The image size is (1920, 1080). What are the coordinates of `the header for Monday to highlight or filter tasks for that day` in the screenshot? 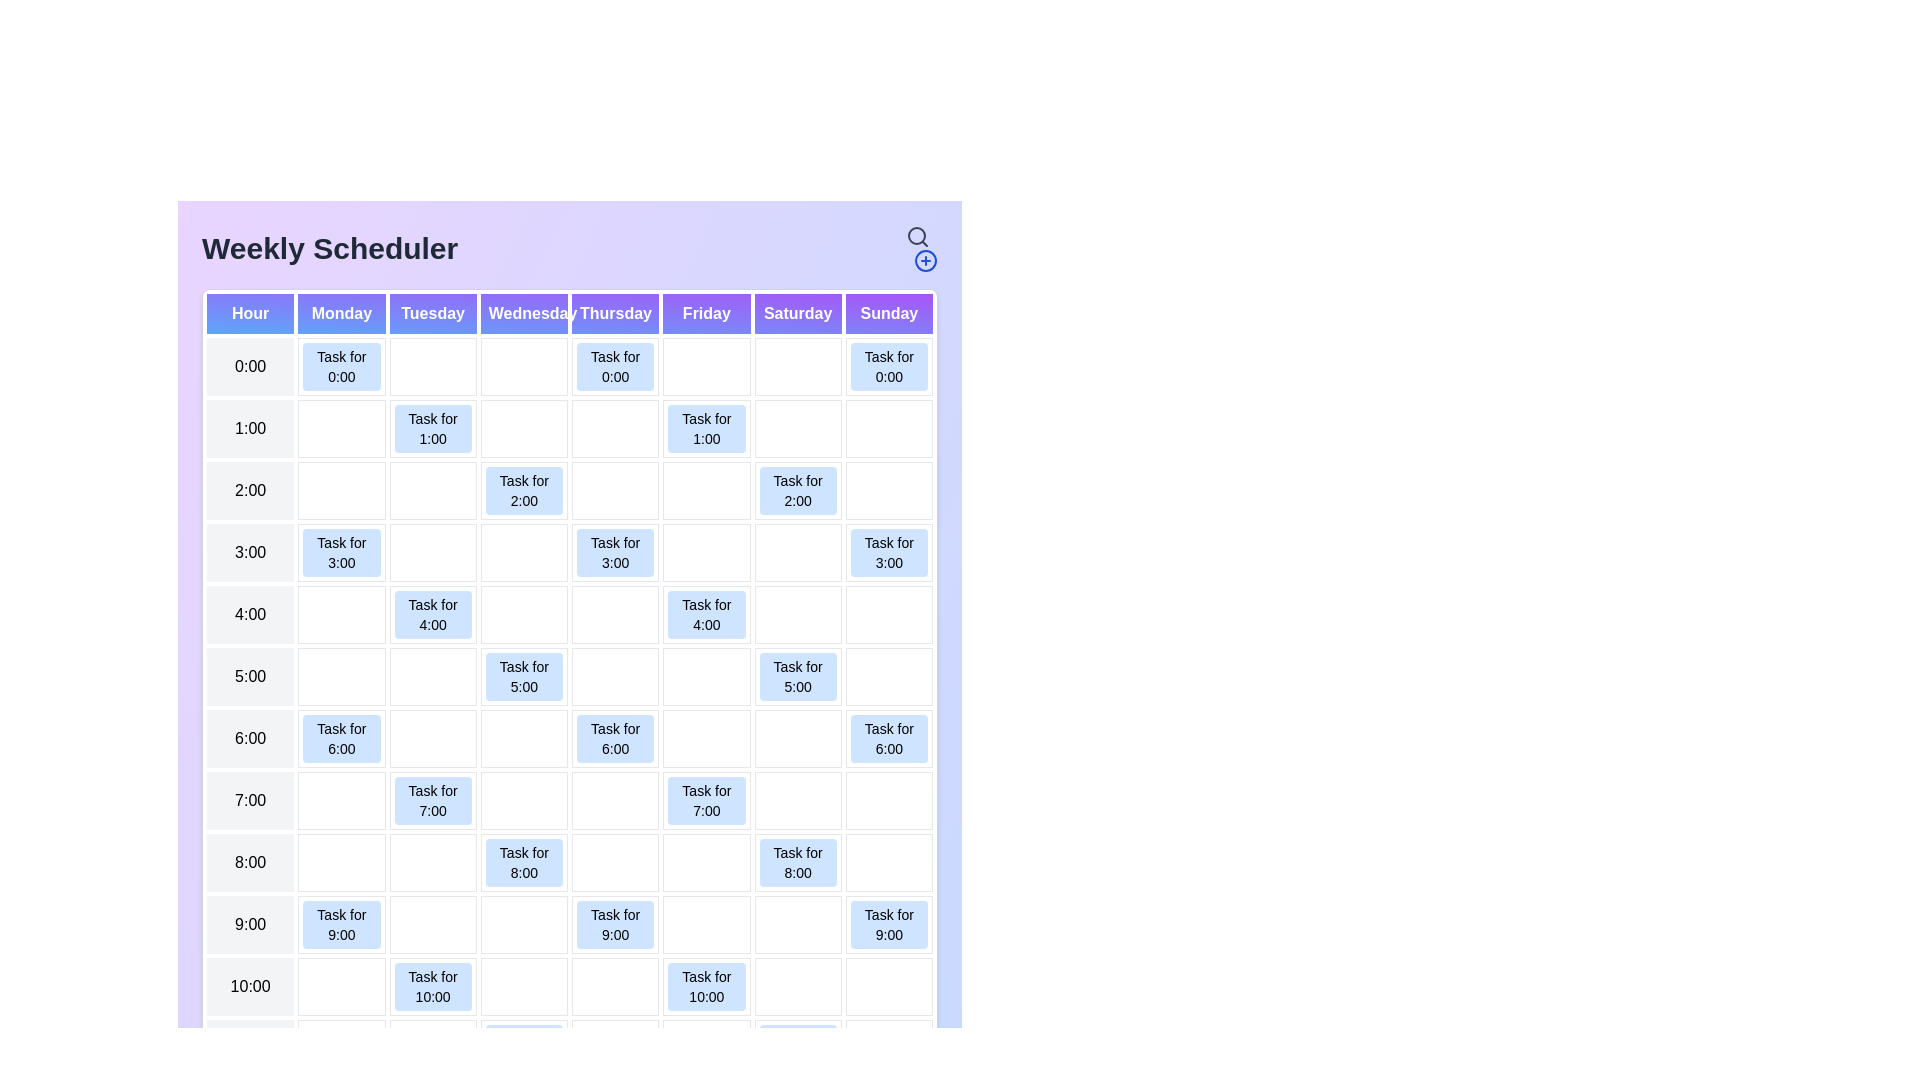 It's located at (341, 313).